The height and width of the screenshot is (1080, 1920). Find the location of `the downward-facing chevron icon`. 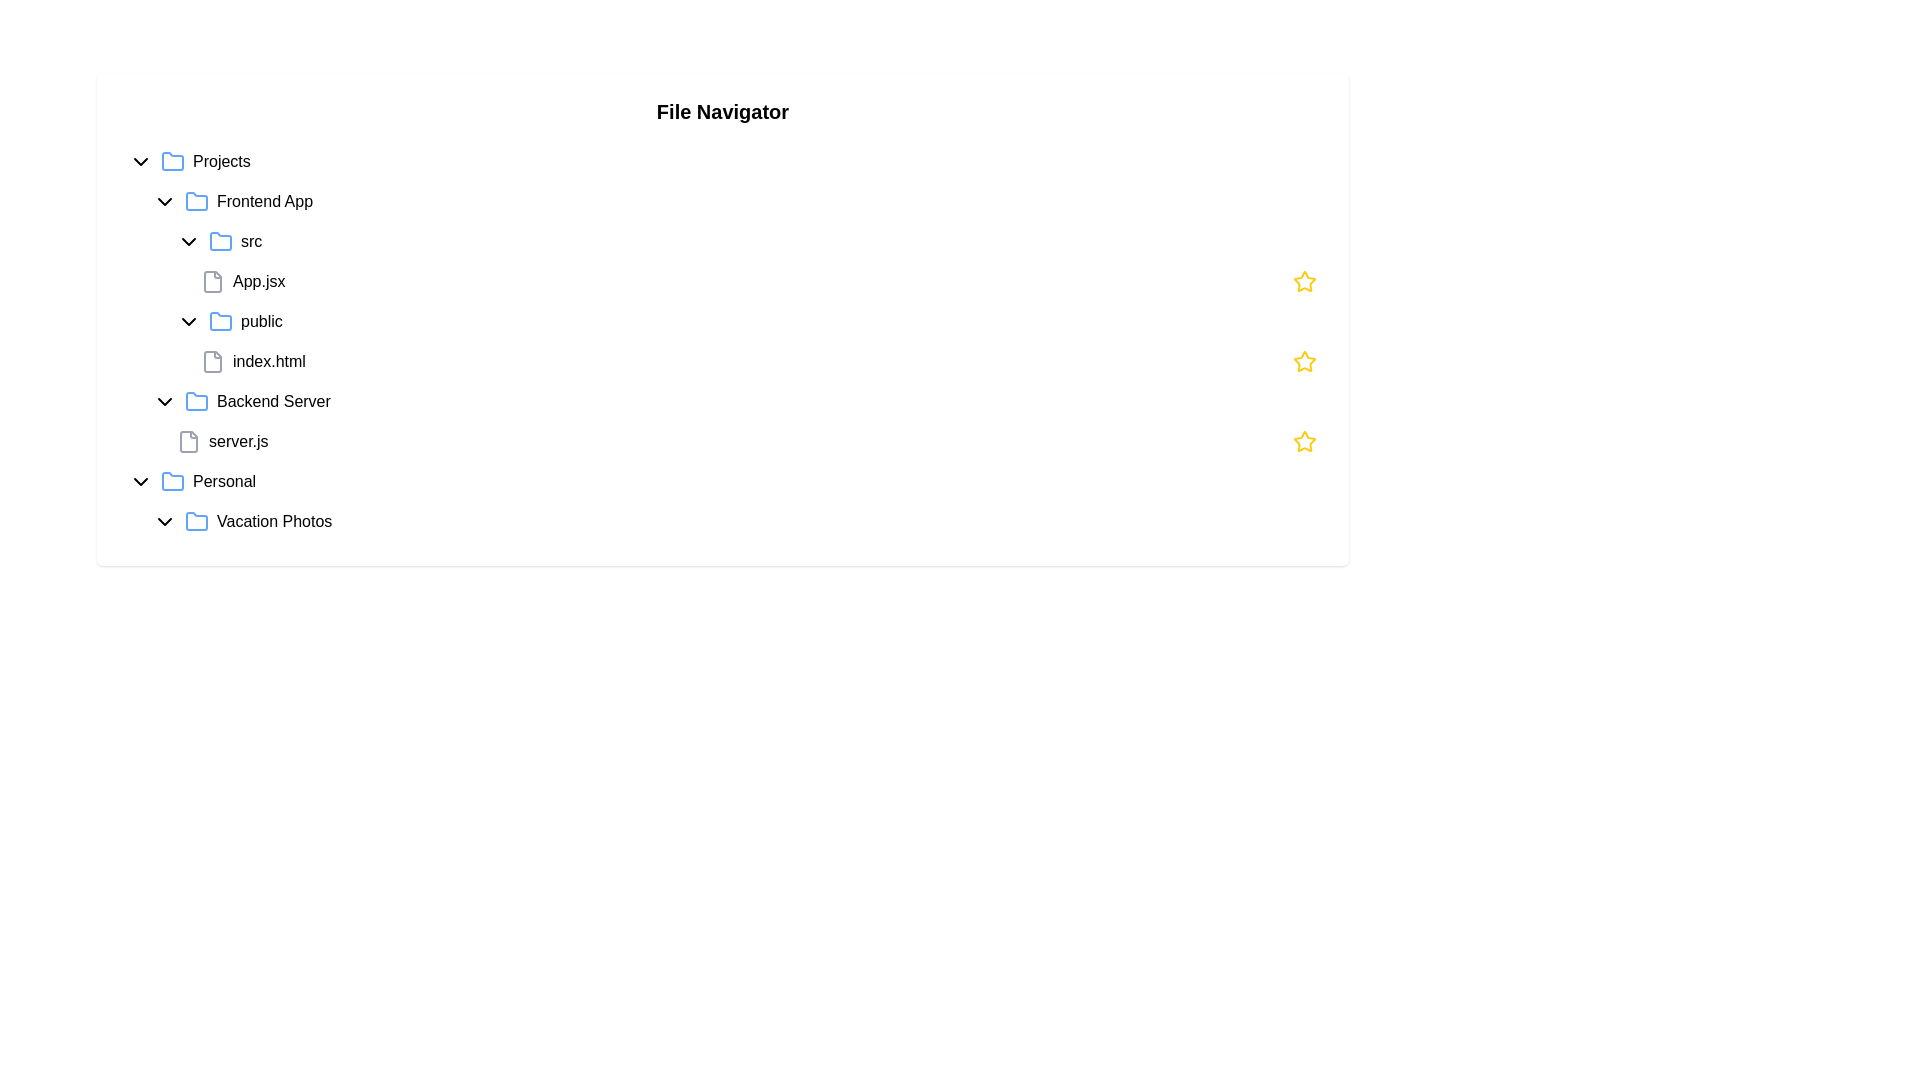

the downward-facing chevron icon is located at coordinates (164, 401).